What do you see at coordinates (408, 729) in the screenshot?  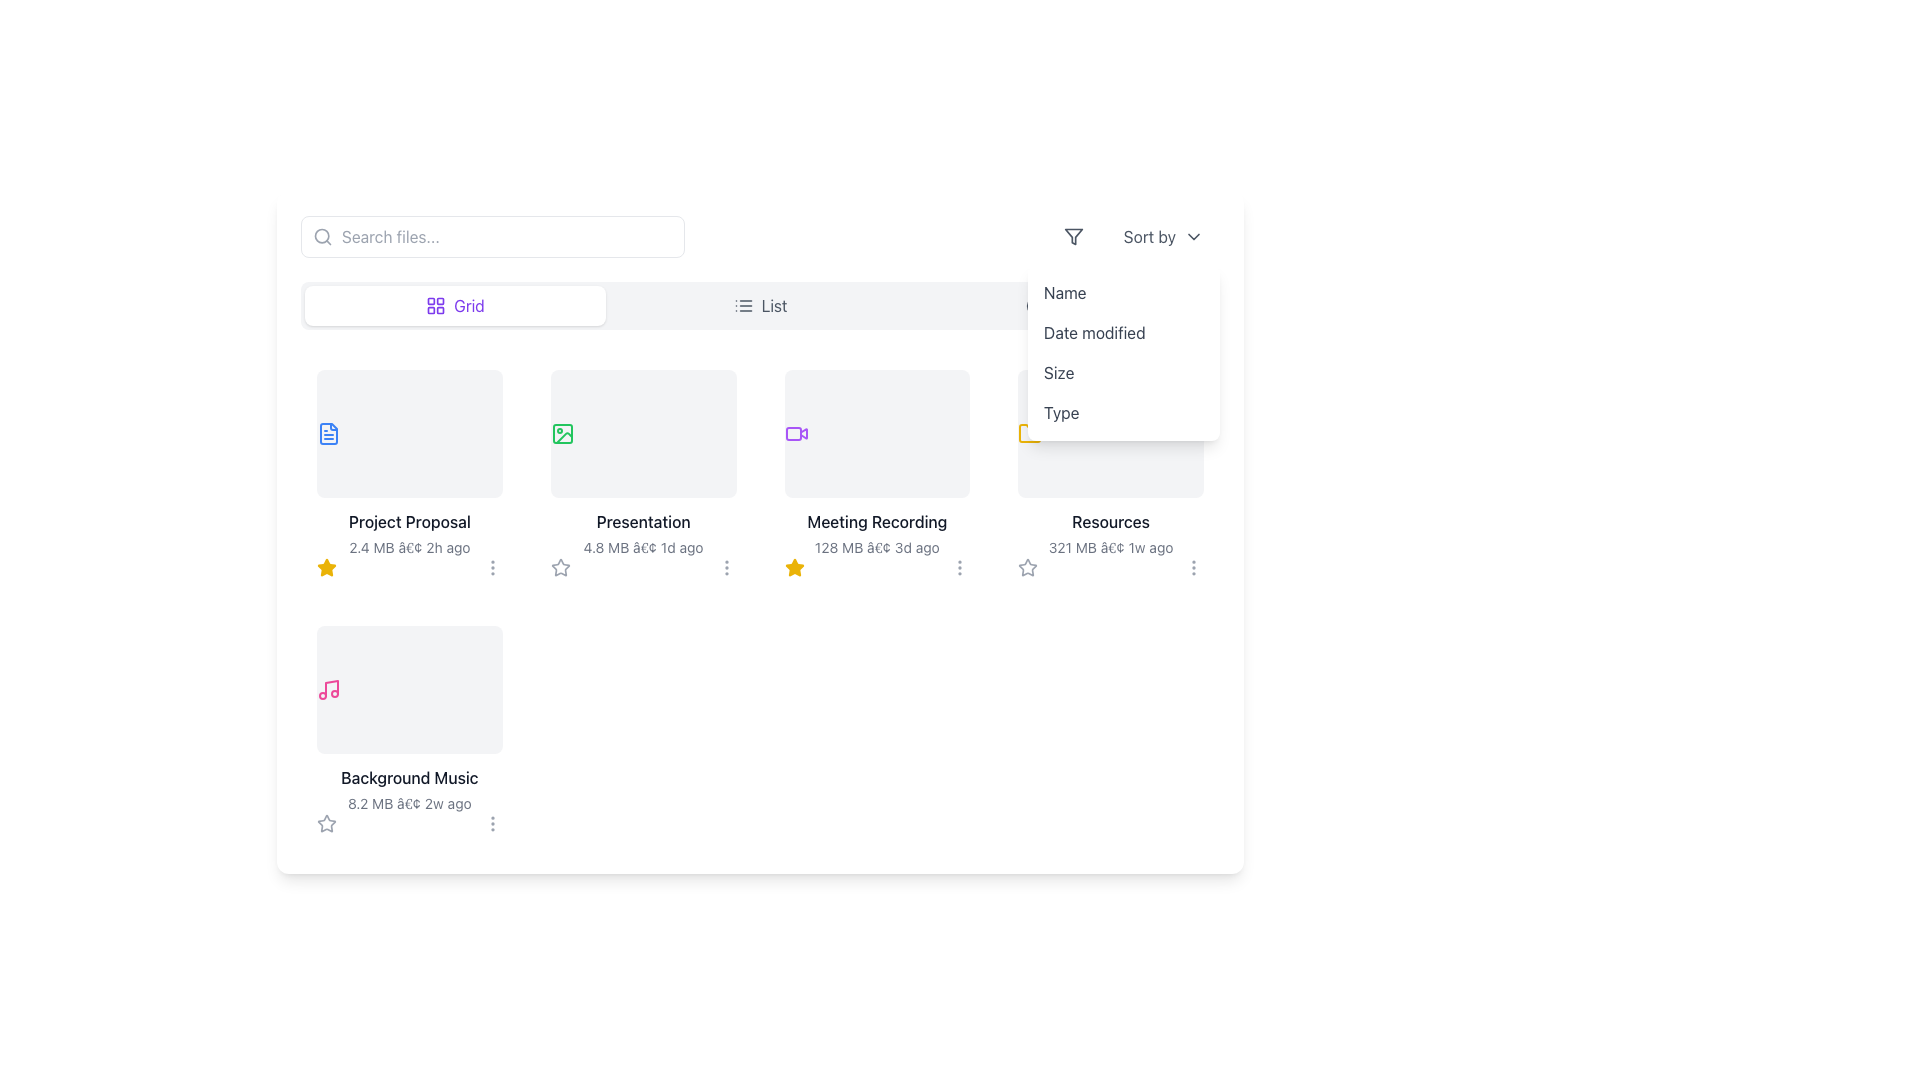 I see `the file tile representing 'Background Music'` at bounding box center [408, 729].